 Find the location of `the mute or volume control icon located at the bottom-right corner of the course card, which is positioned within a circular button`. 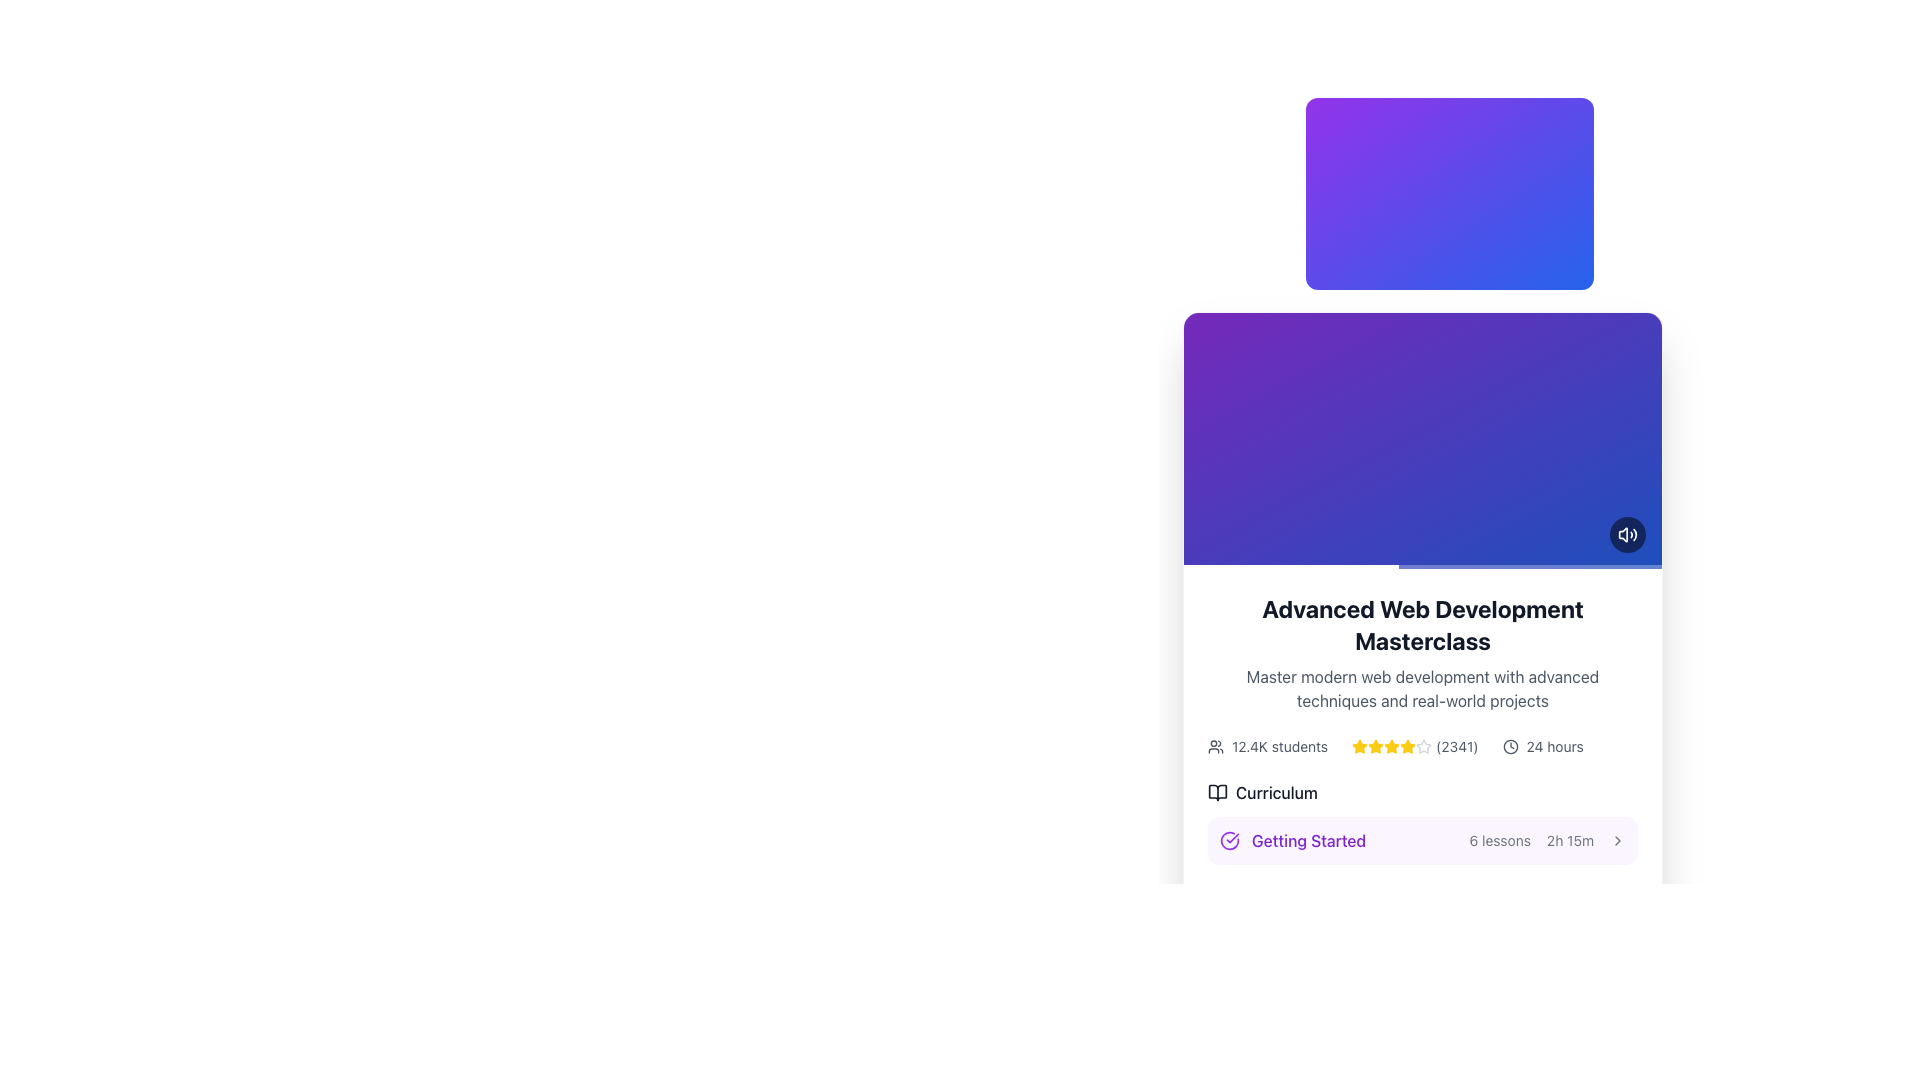

the mute or volume control icon located at the bottom-right corner of the course card, which is positioned within a circular button is located at coordinates (1627, 534).